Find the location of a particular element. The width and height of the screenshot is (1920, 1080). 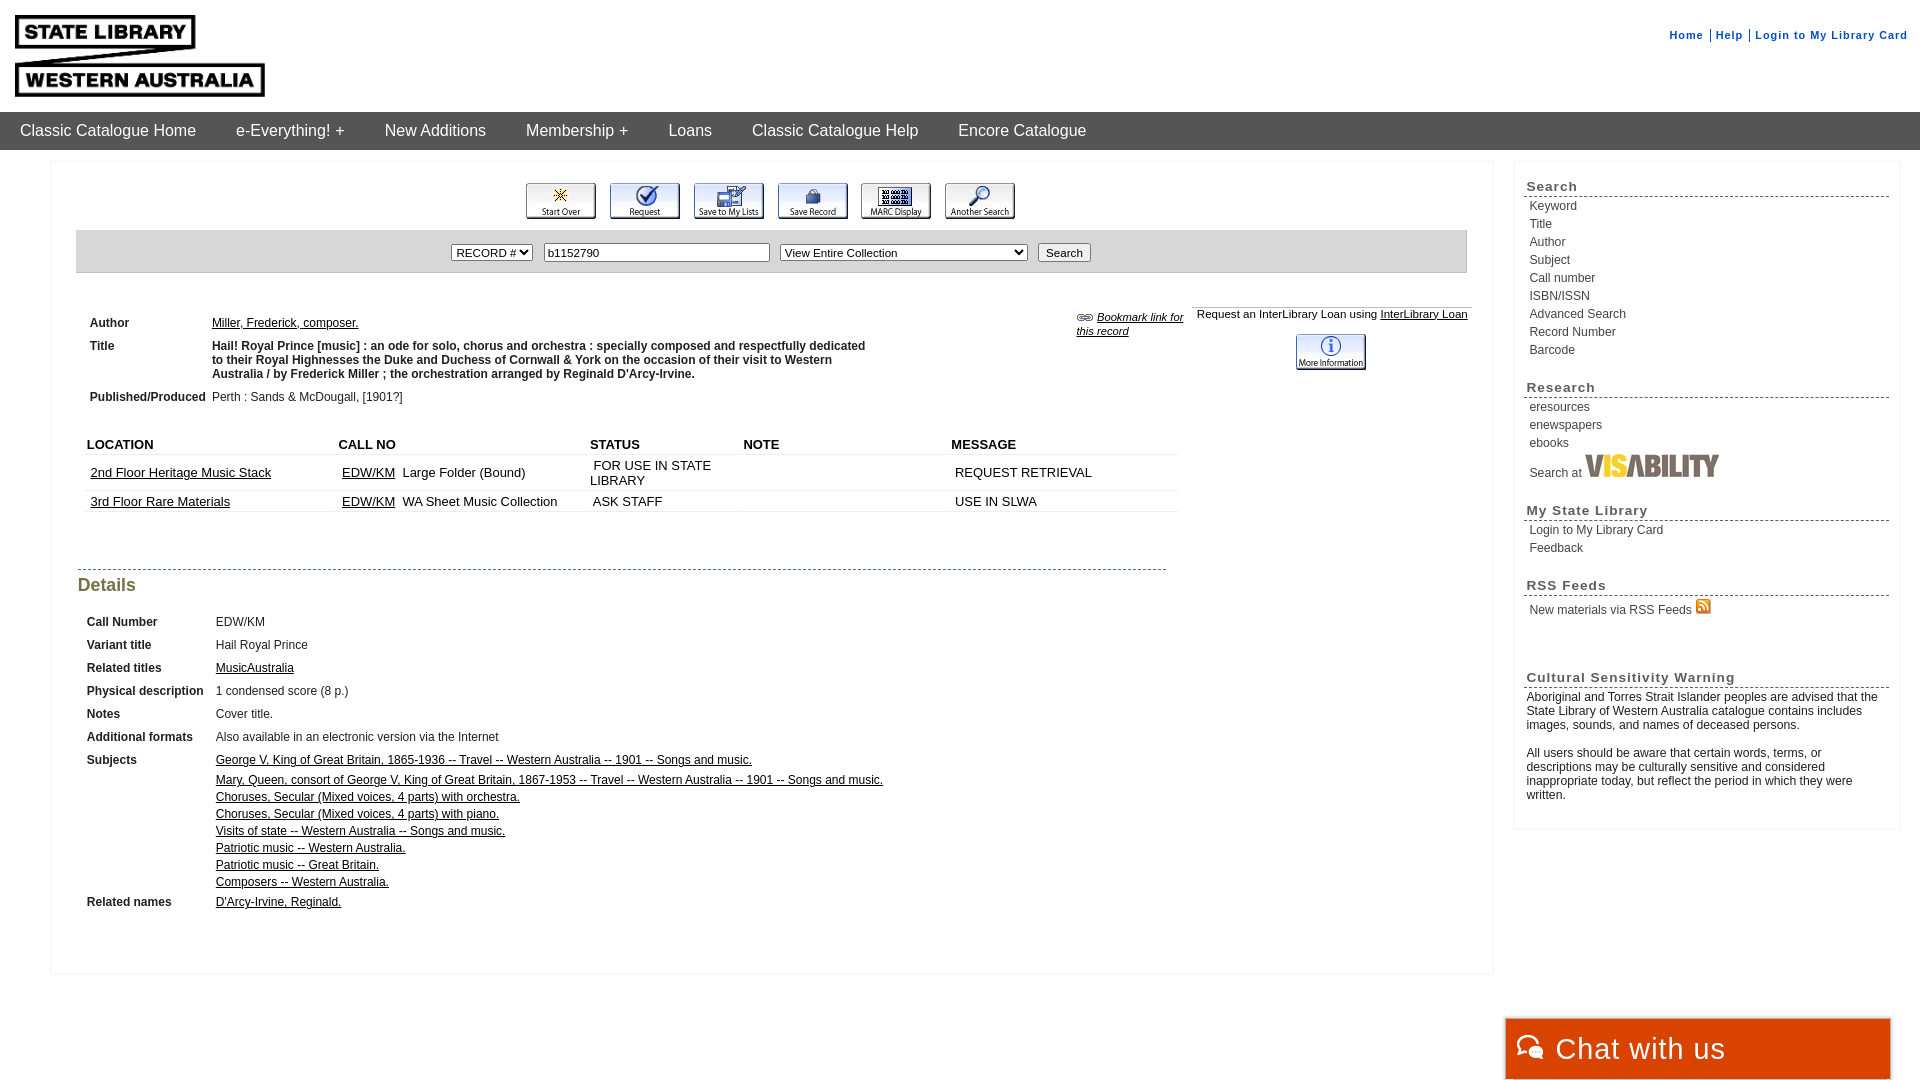

'Search' is located at coordinates (1063, 251).